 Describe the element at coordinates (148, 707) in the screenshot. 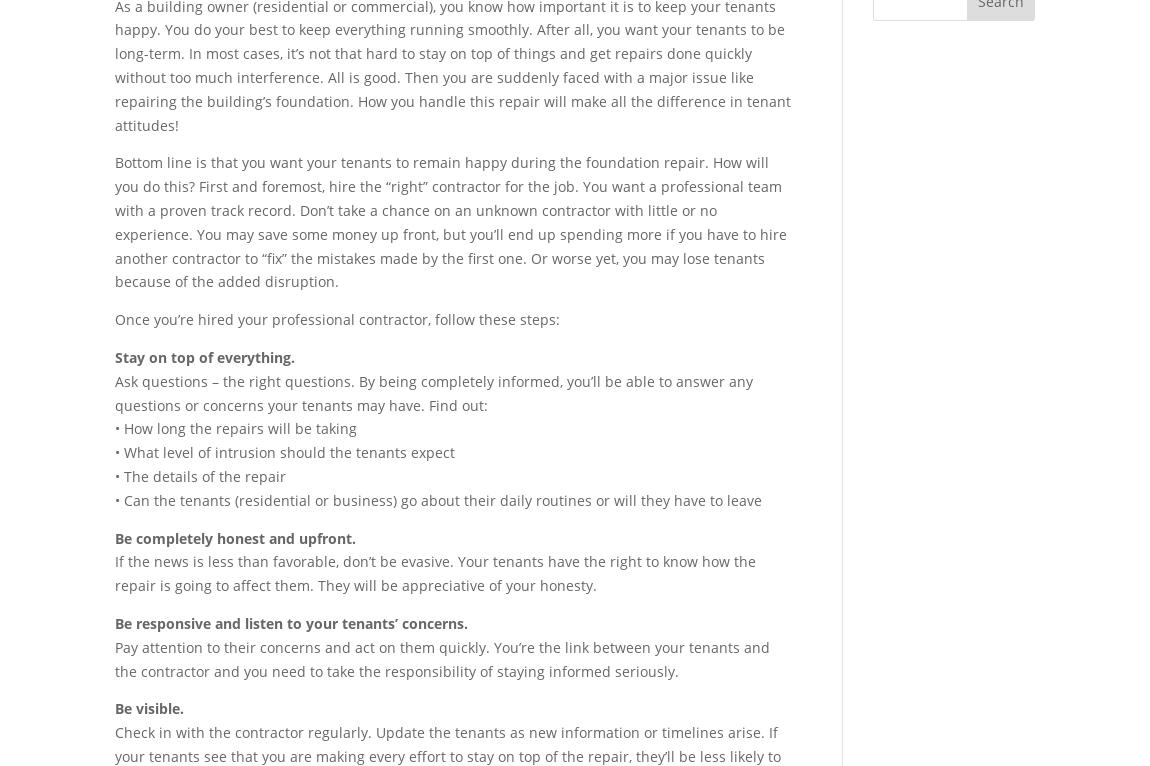

I see `'Be visible.'` at that location.